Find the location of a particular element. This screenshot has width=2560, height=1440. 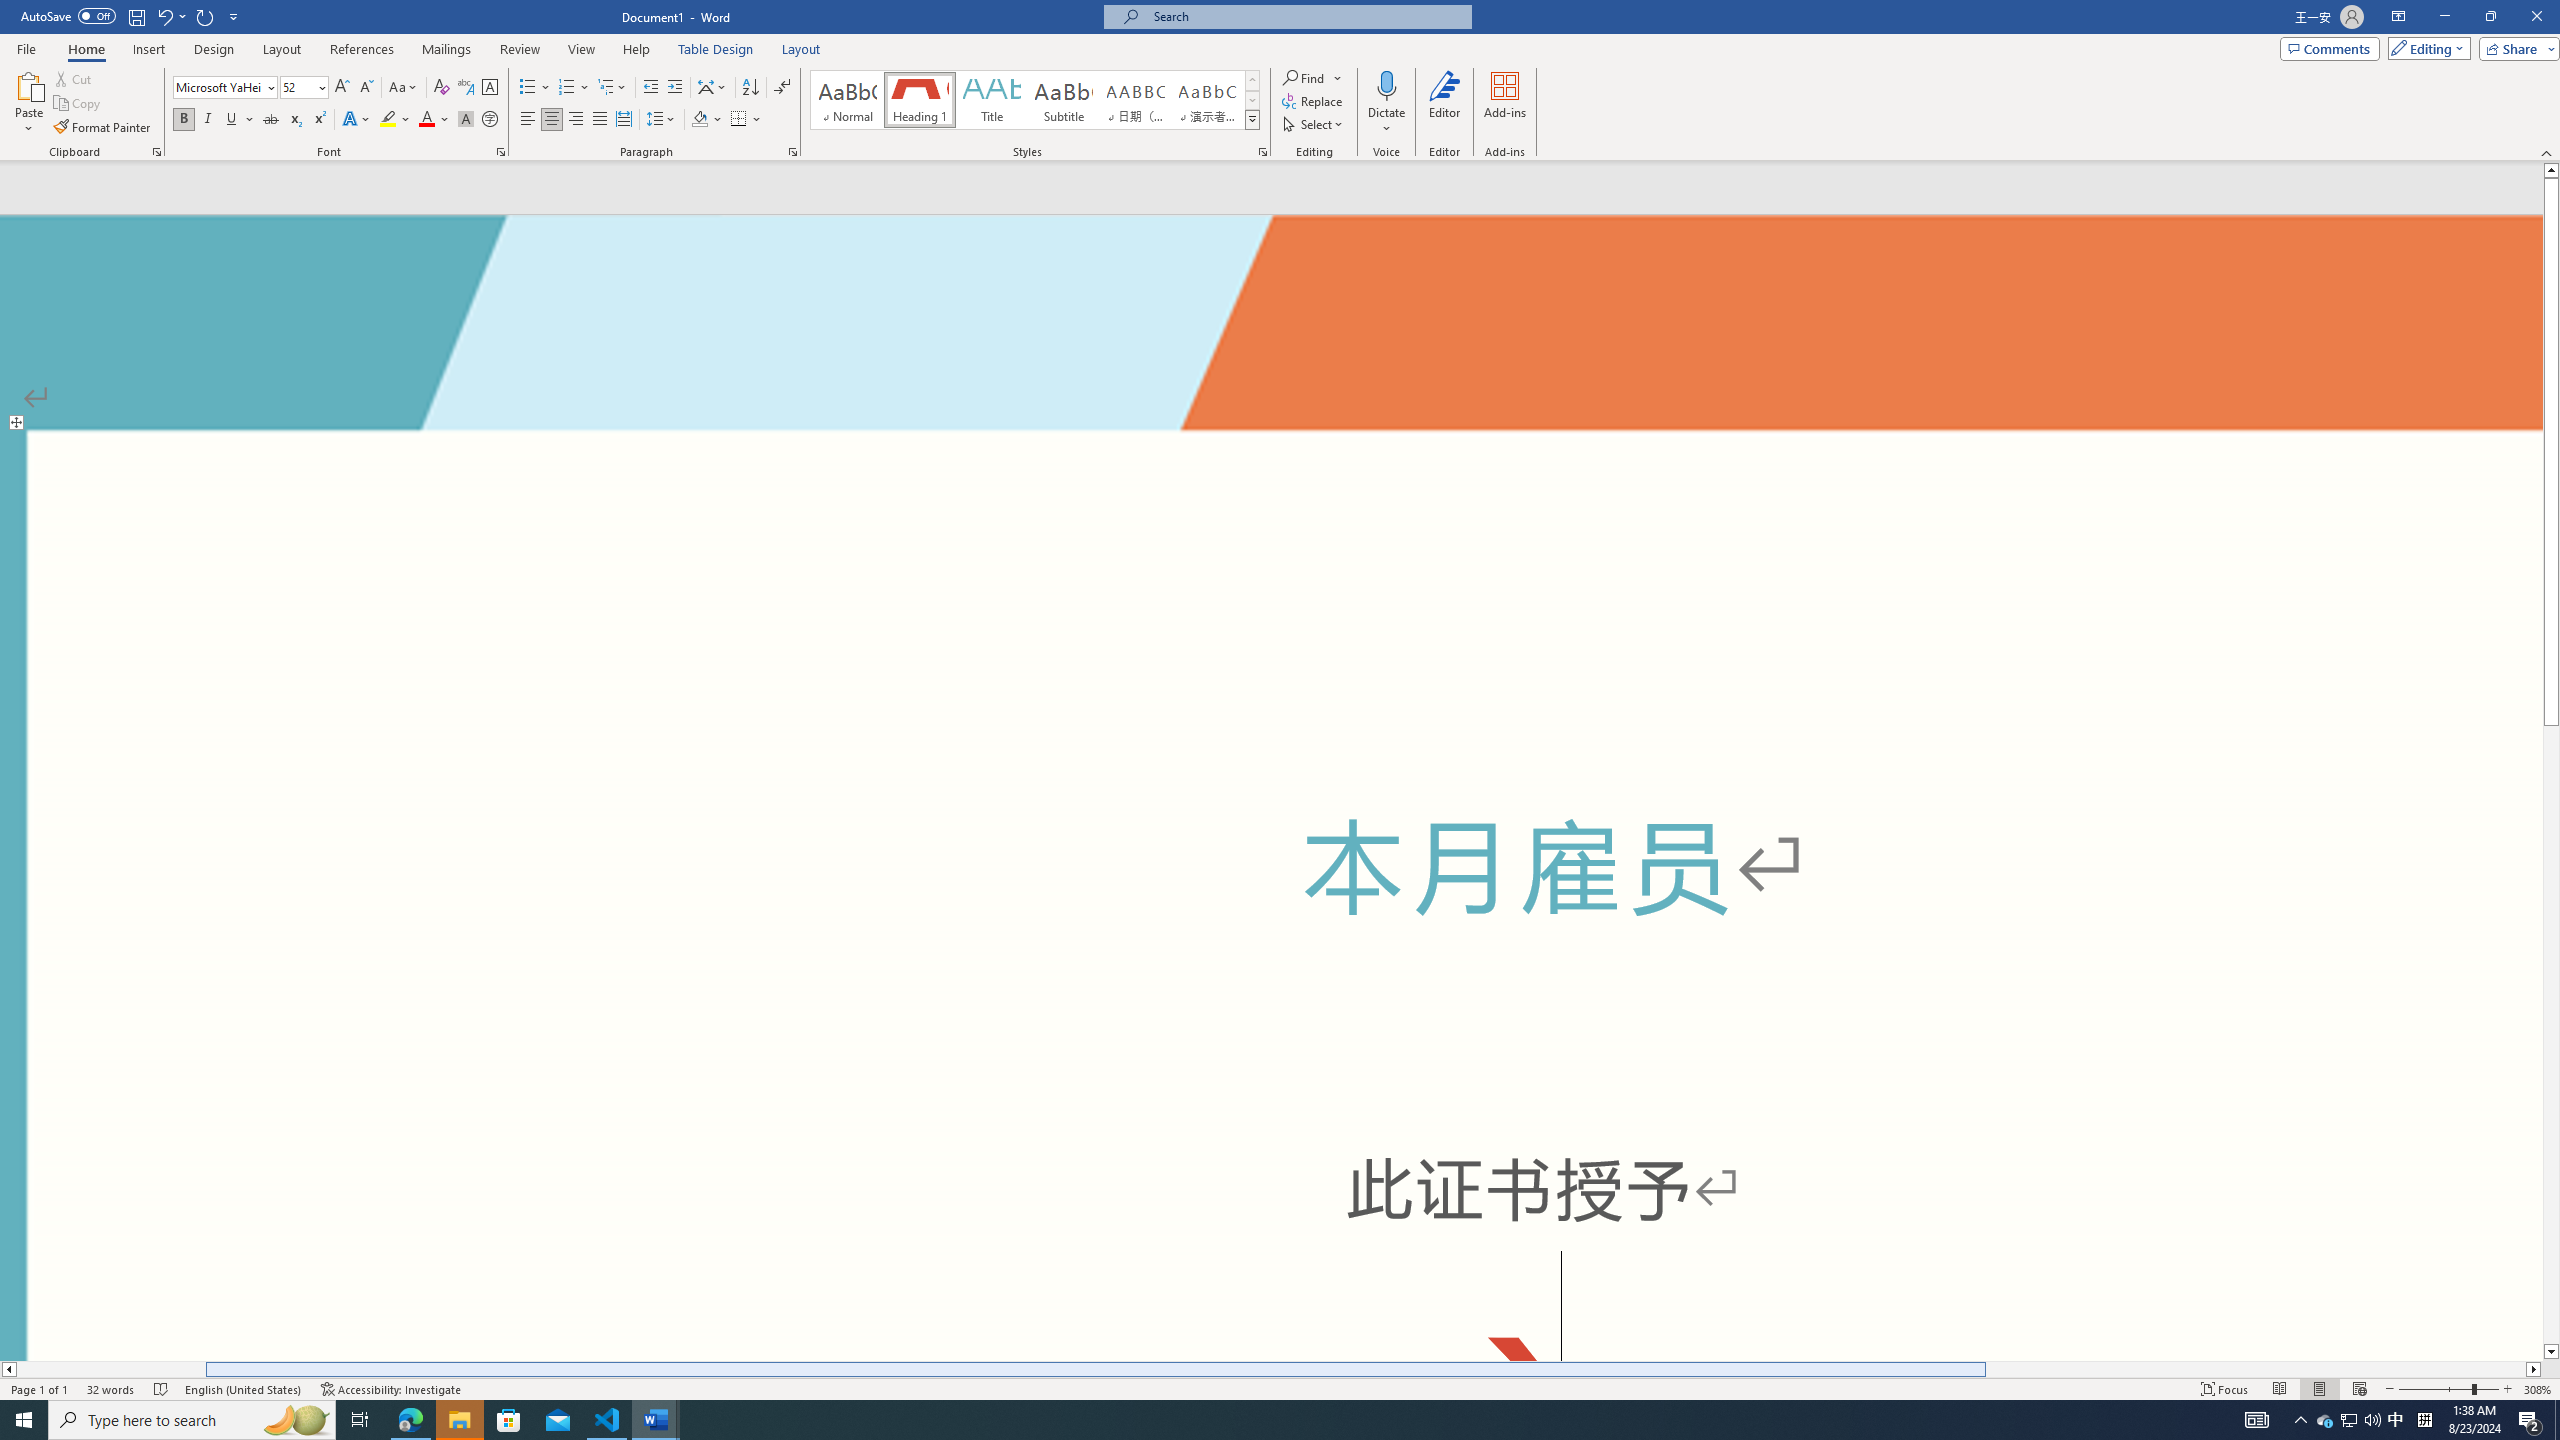

'Select' is located at coordinates (1313, 122).